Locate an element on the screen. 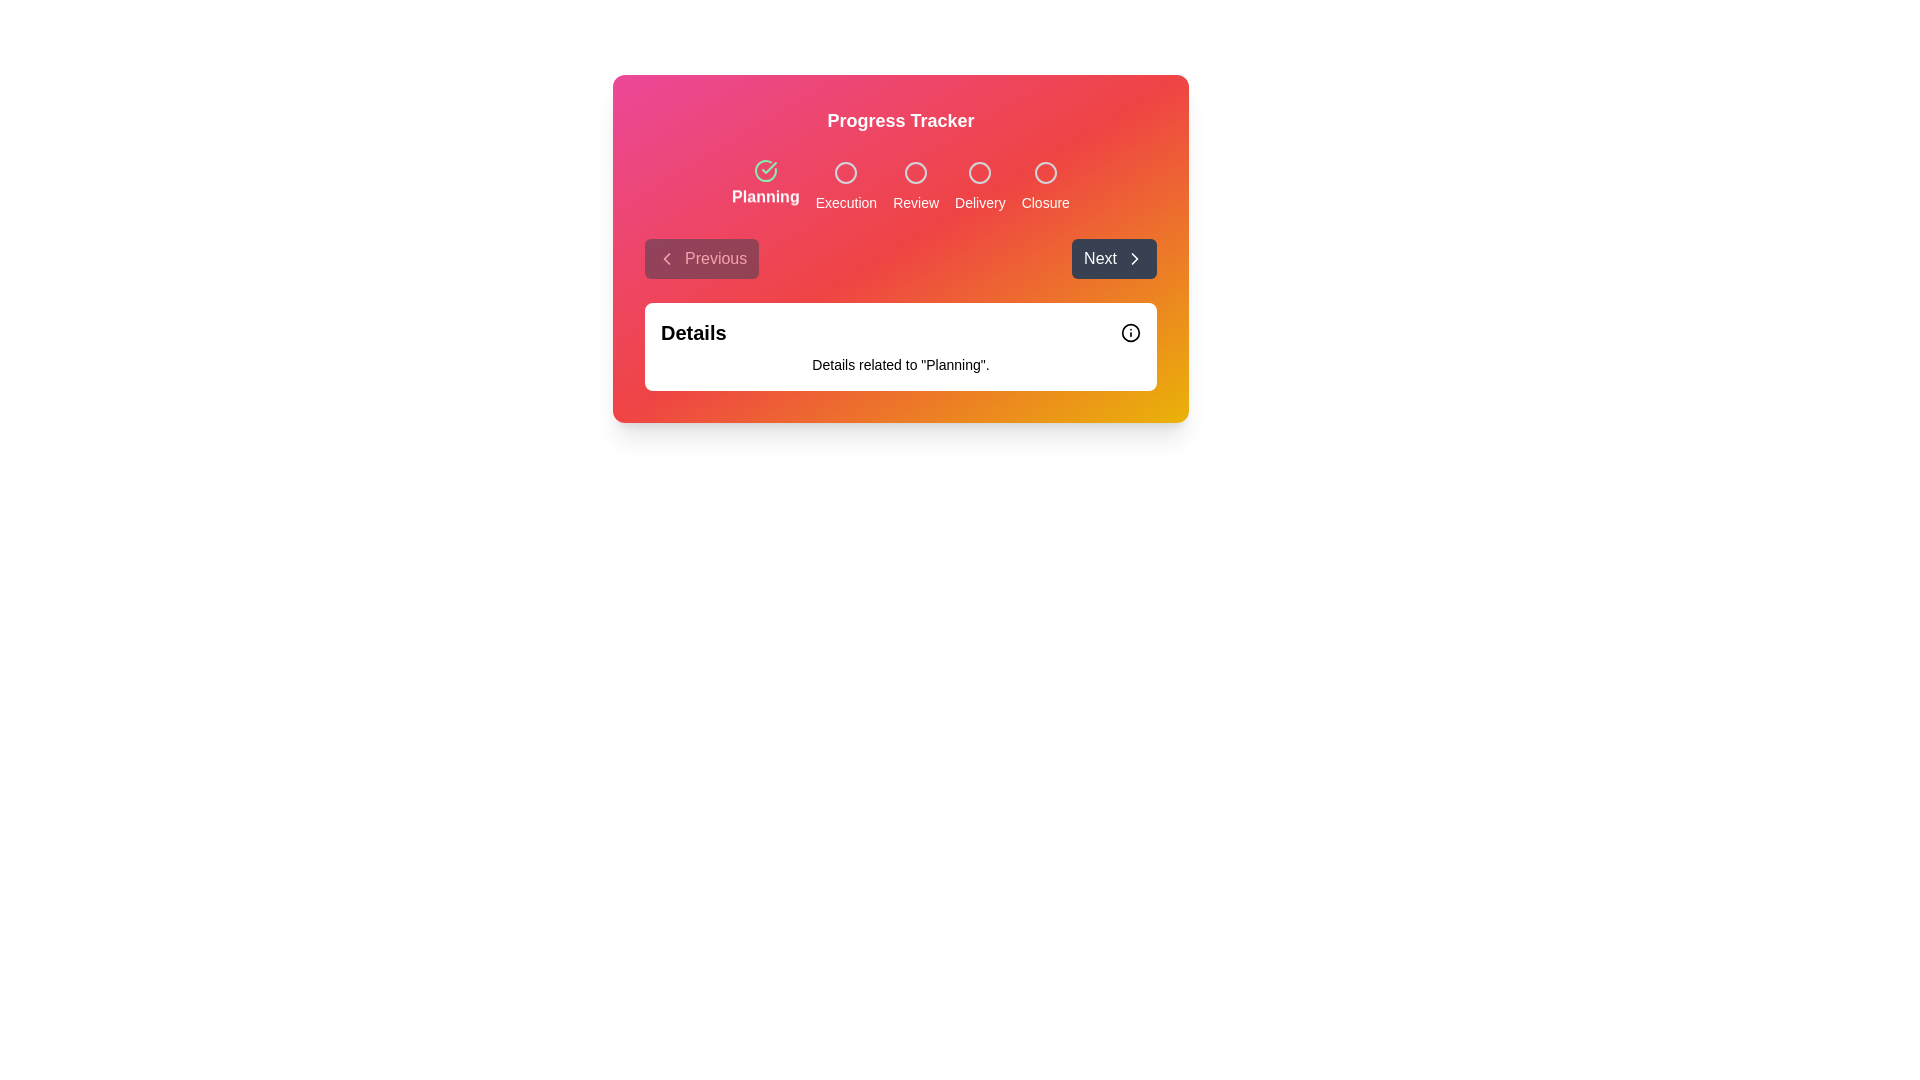 The image size is (1920, 1080). the 'Review' text label in the progress tracker, which indicates the third stage of the workflow is located at coordinates (915, 203).